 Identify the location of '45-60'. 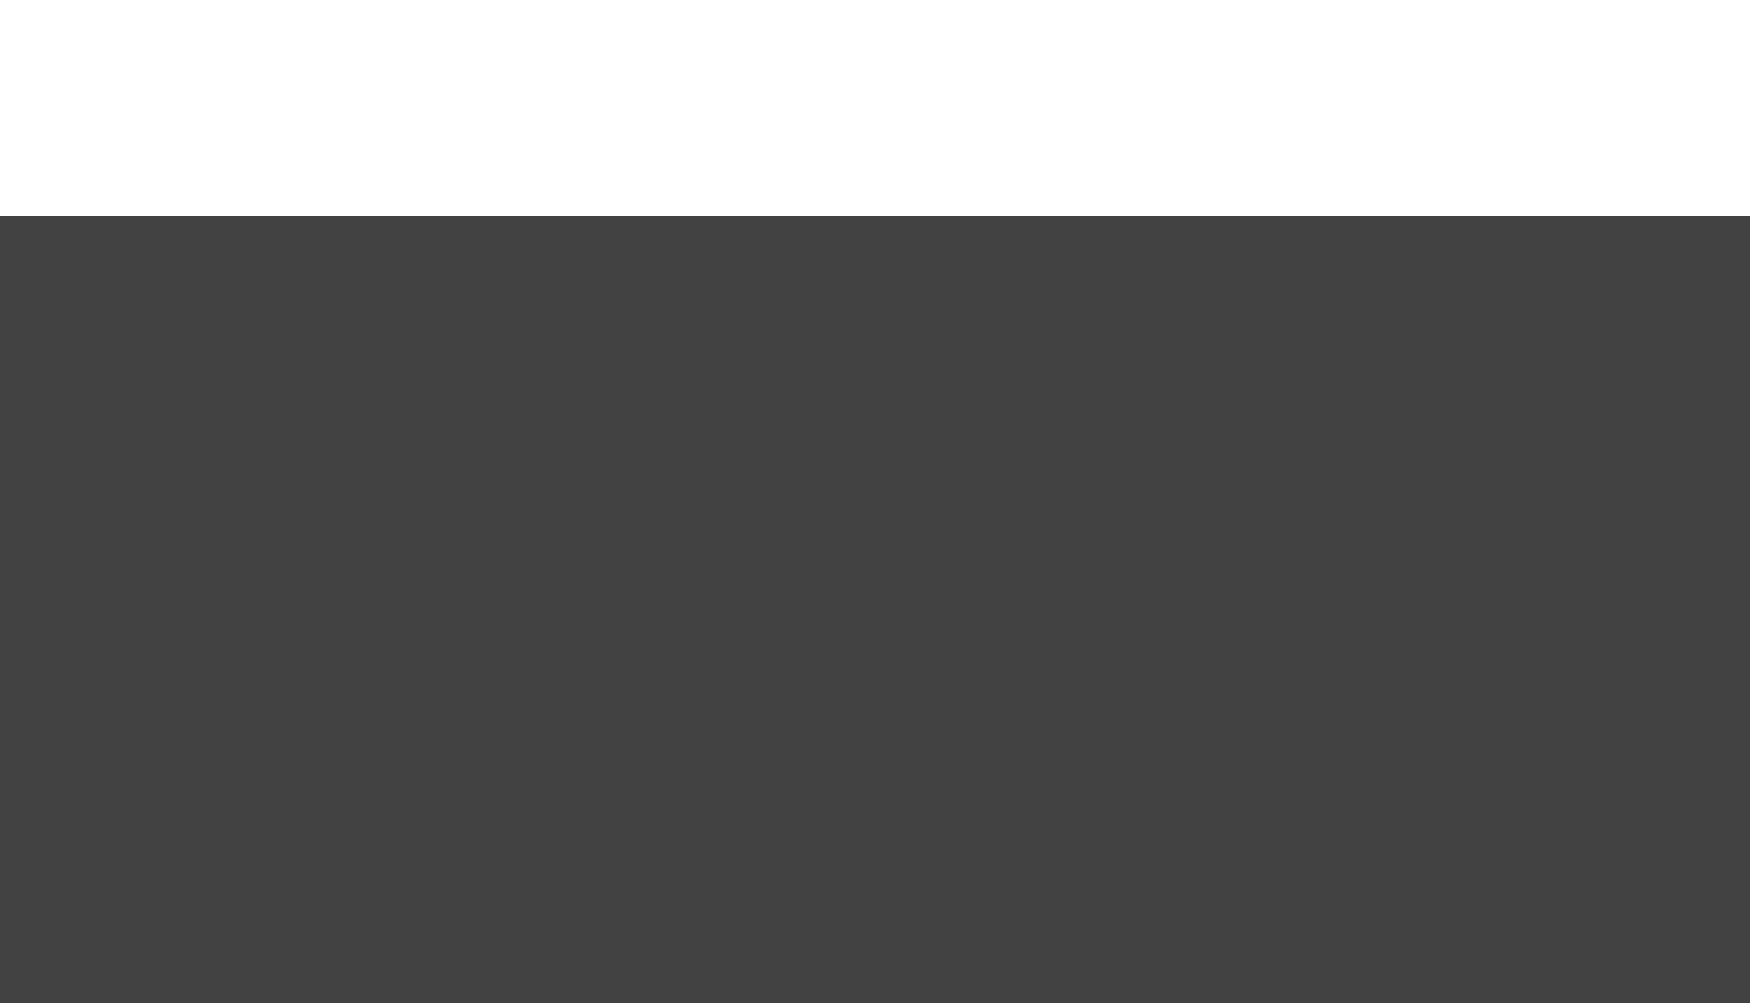
(1239, 716).